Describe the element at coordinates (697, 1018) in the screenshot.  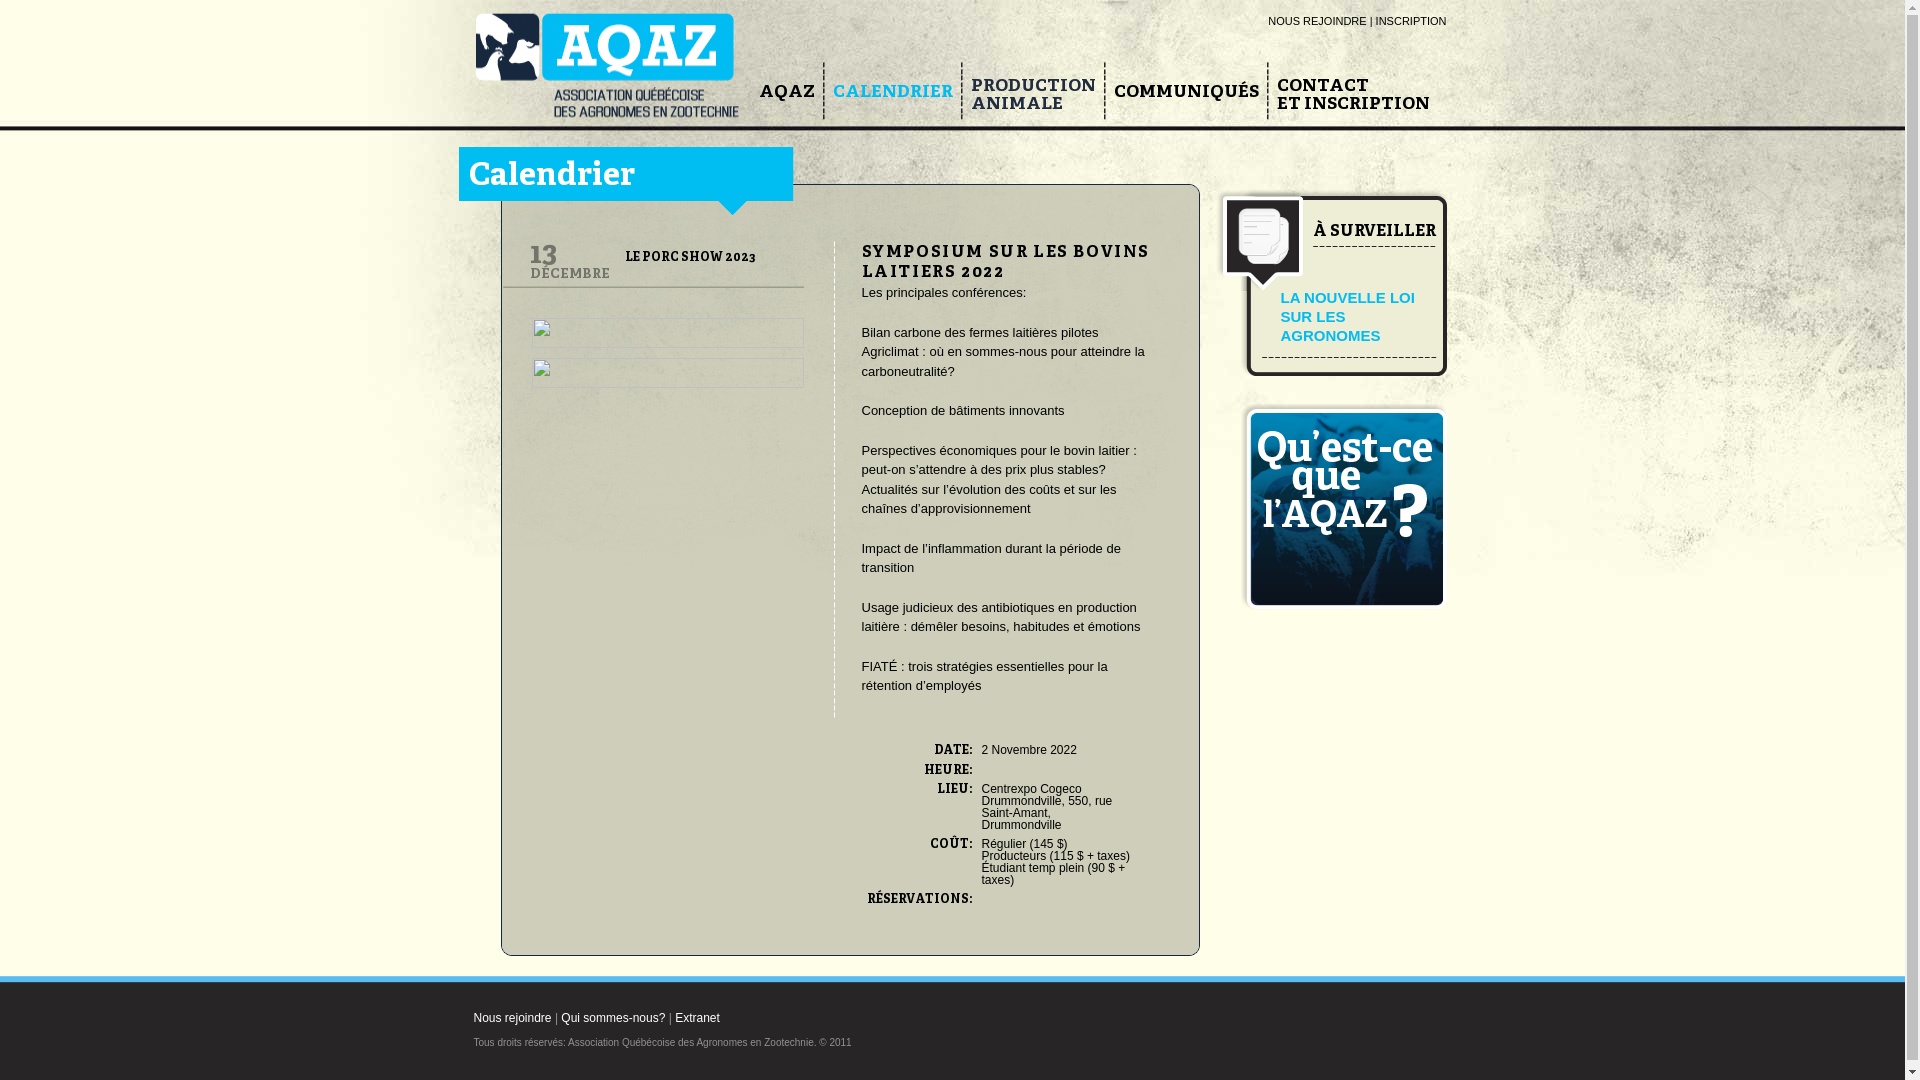
I see `'Extranet'` at that location.